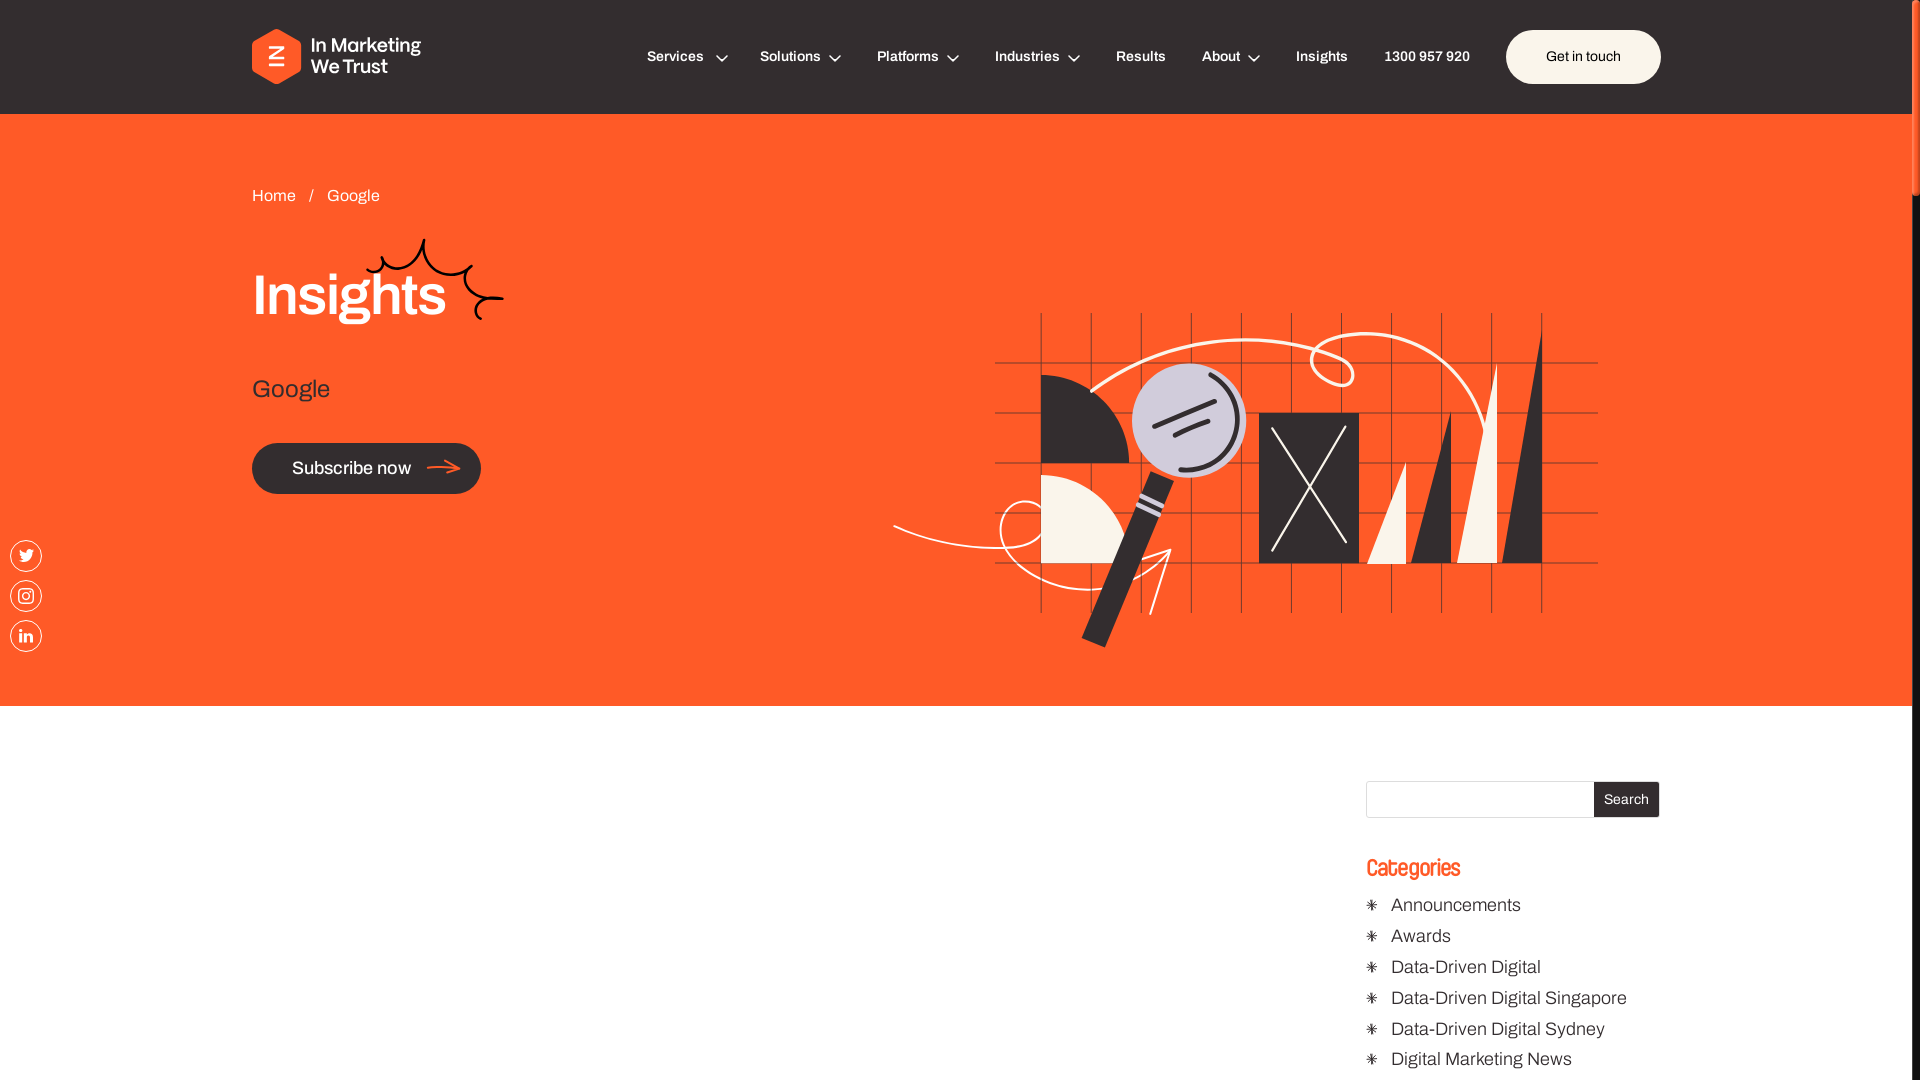 Image resolution: width=1920 pixels, height=1080 pixels. I want to click on 'About', so click(1229, 56).